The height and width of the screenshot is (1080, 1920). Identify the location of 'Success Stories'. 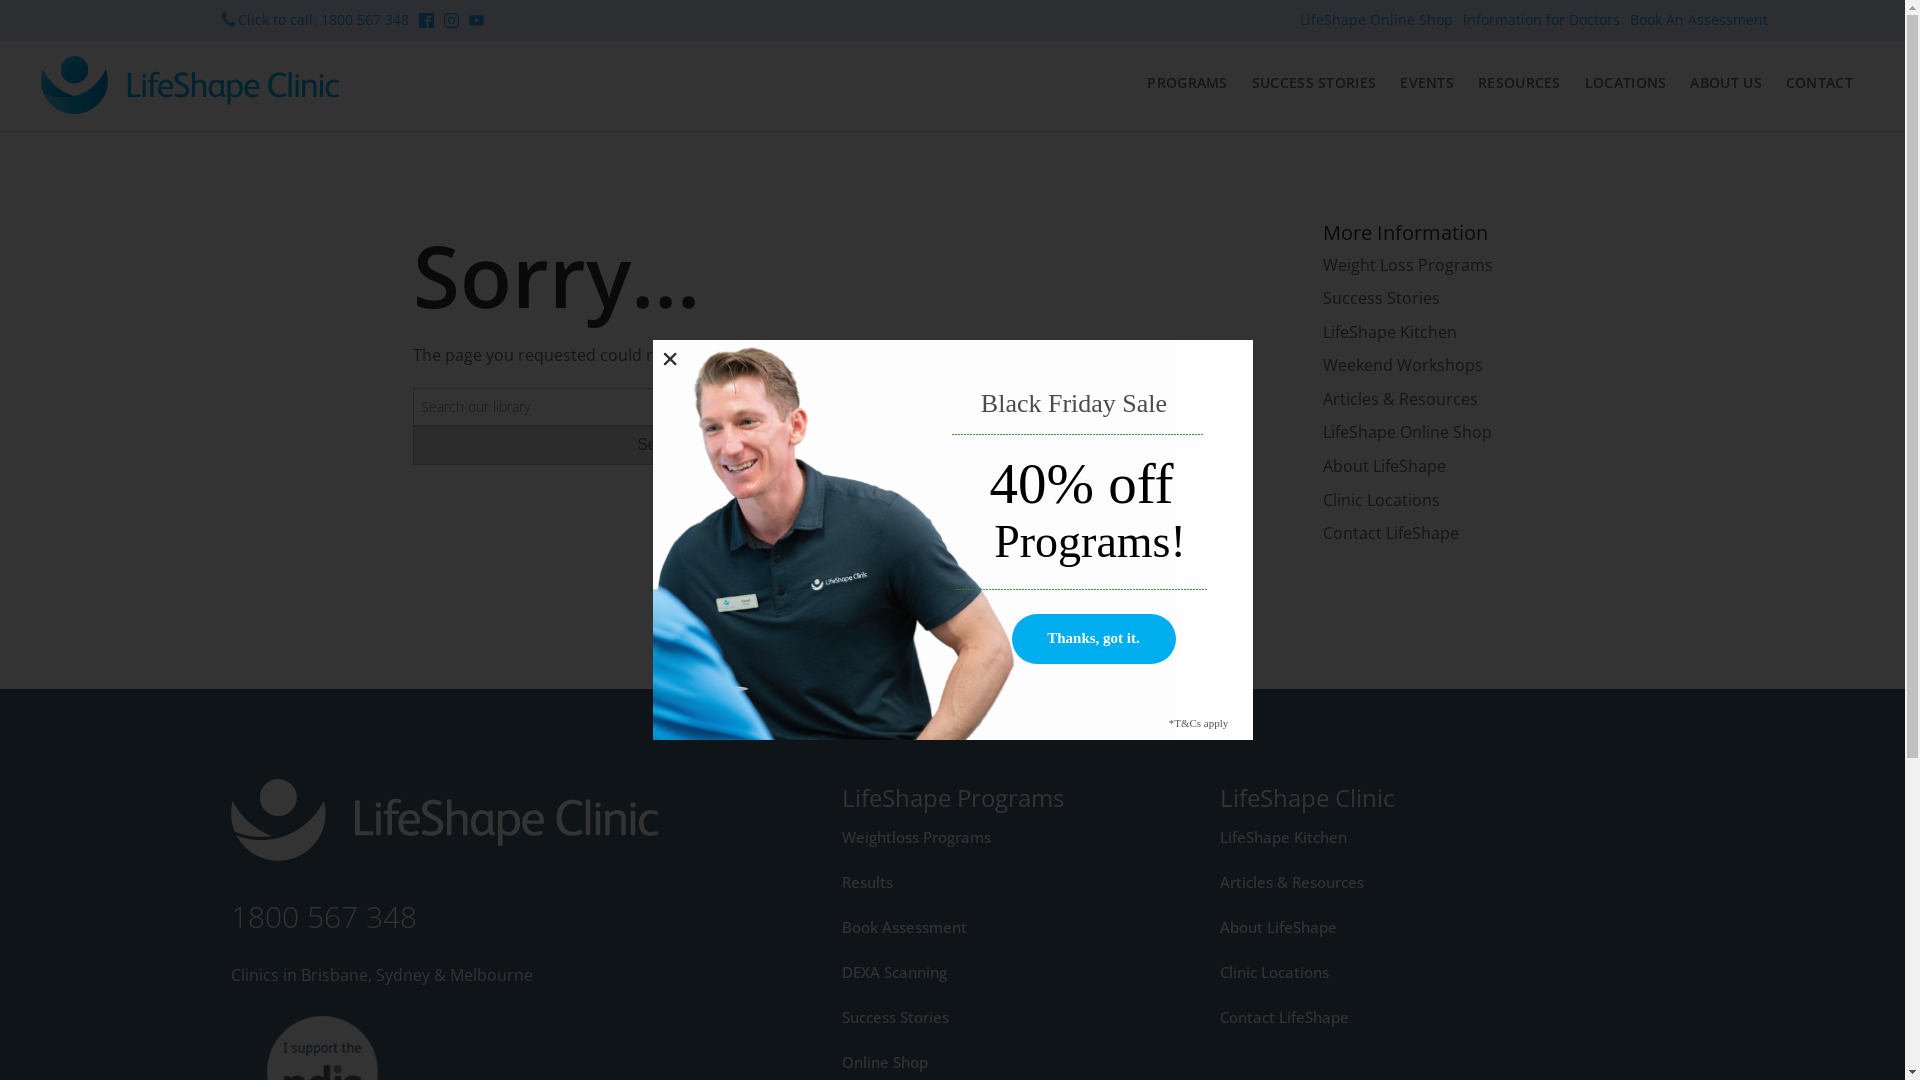
(940, 1017).